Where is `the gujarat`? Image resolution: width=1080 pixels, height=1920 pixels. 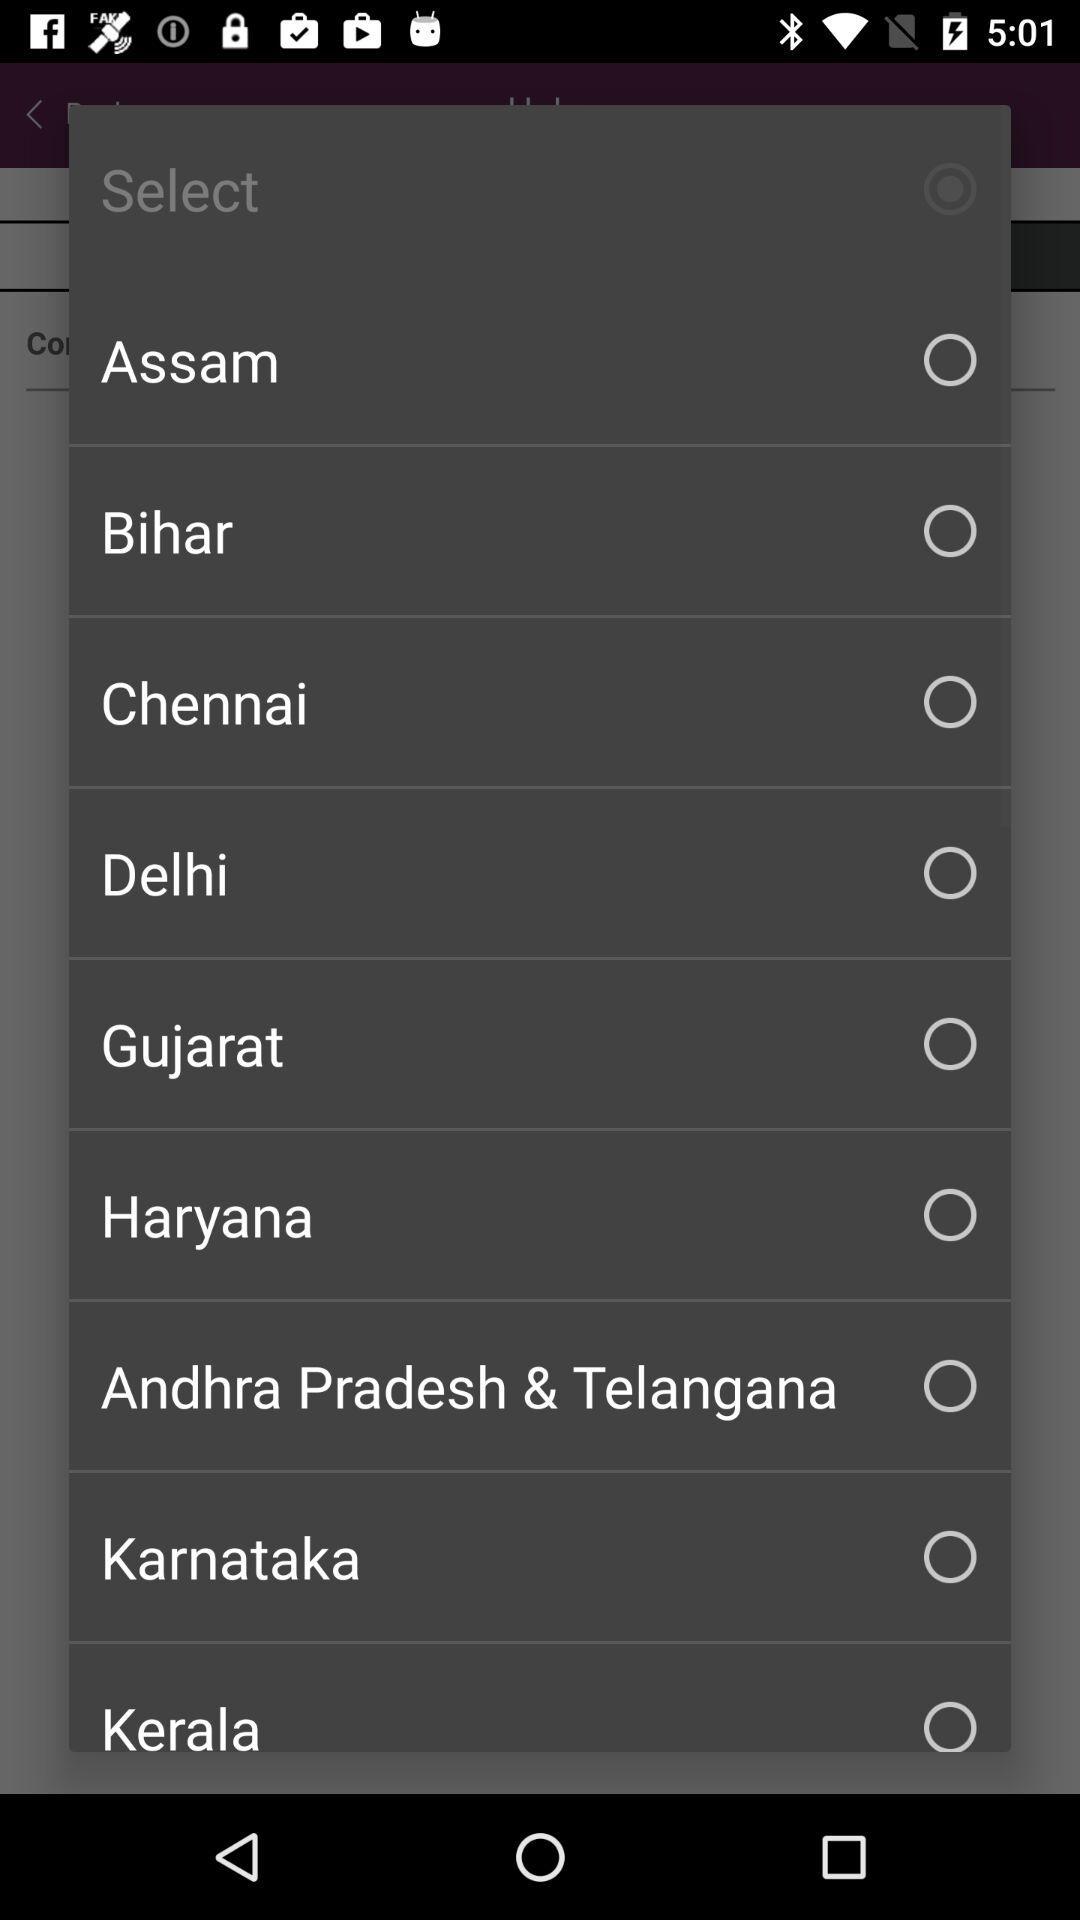
the gujarat is located at coordinates (540, 1042).